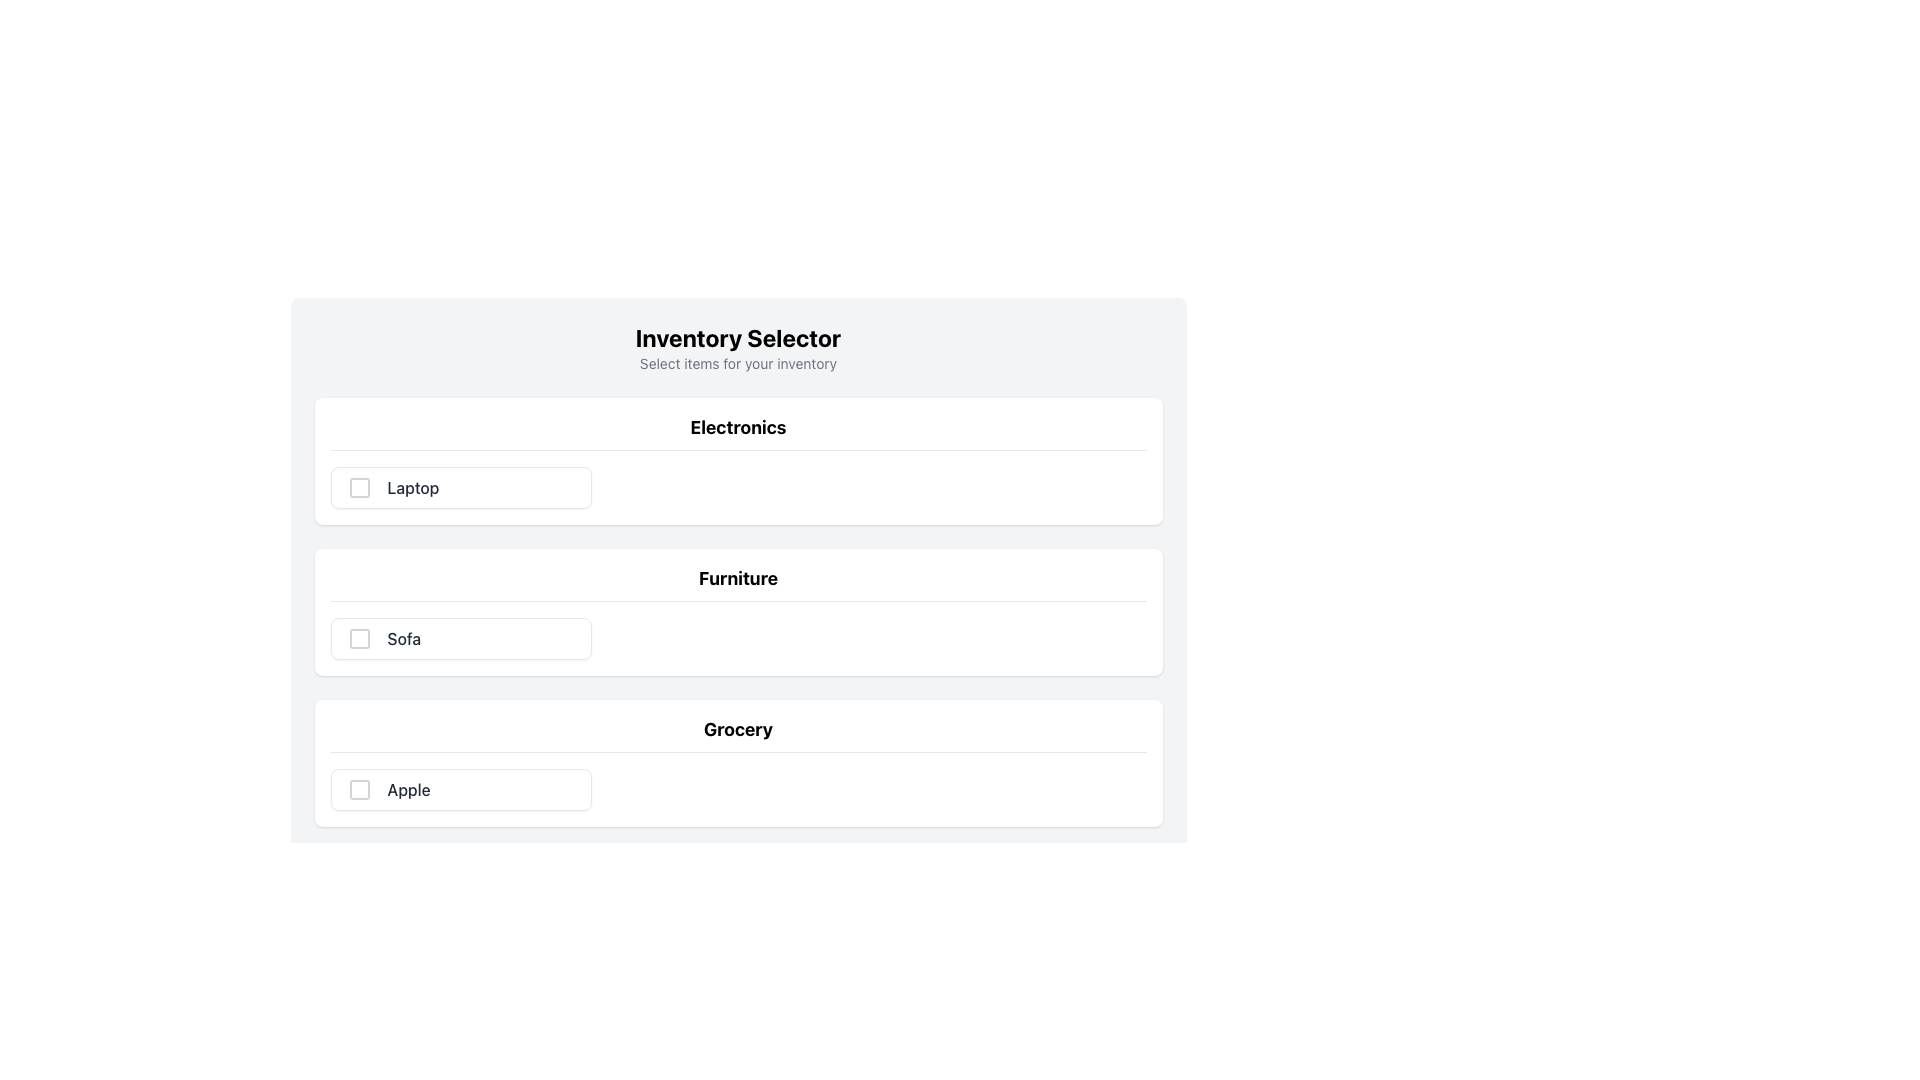  Describe the element at coordinates (403, 639) in the screenshot. I see `the 'Sofa' text label in the 'Furniture' category, which is located to the right of the checkbox icon and positioned in the middle section of the interface` at that location.